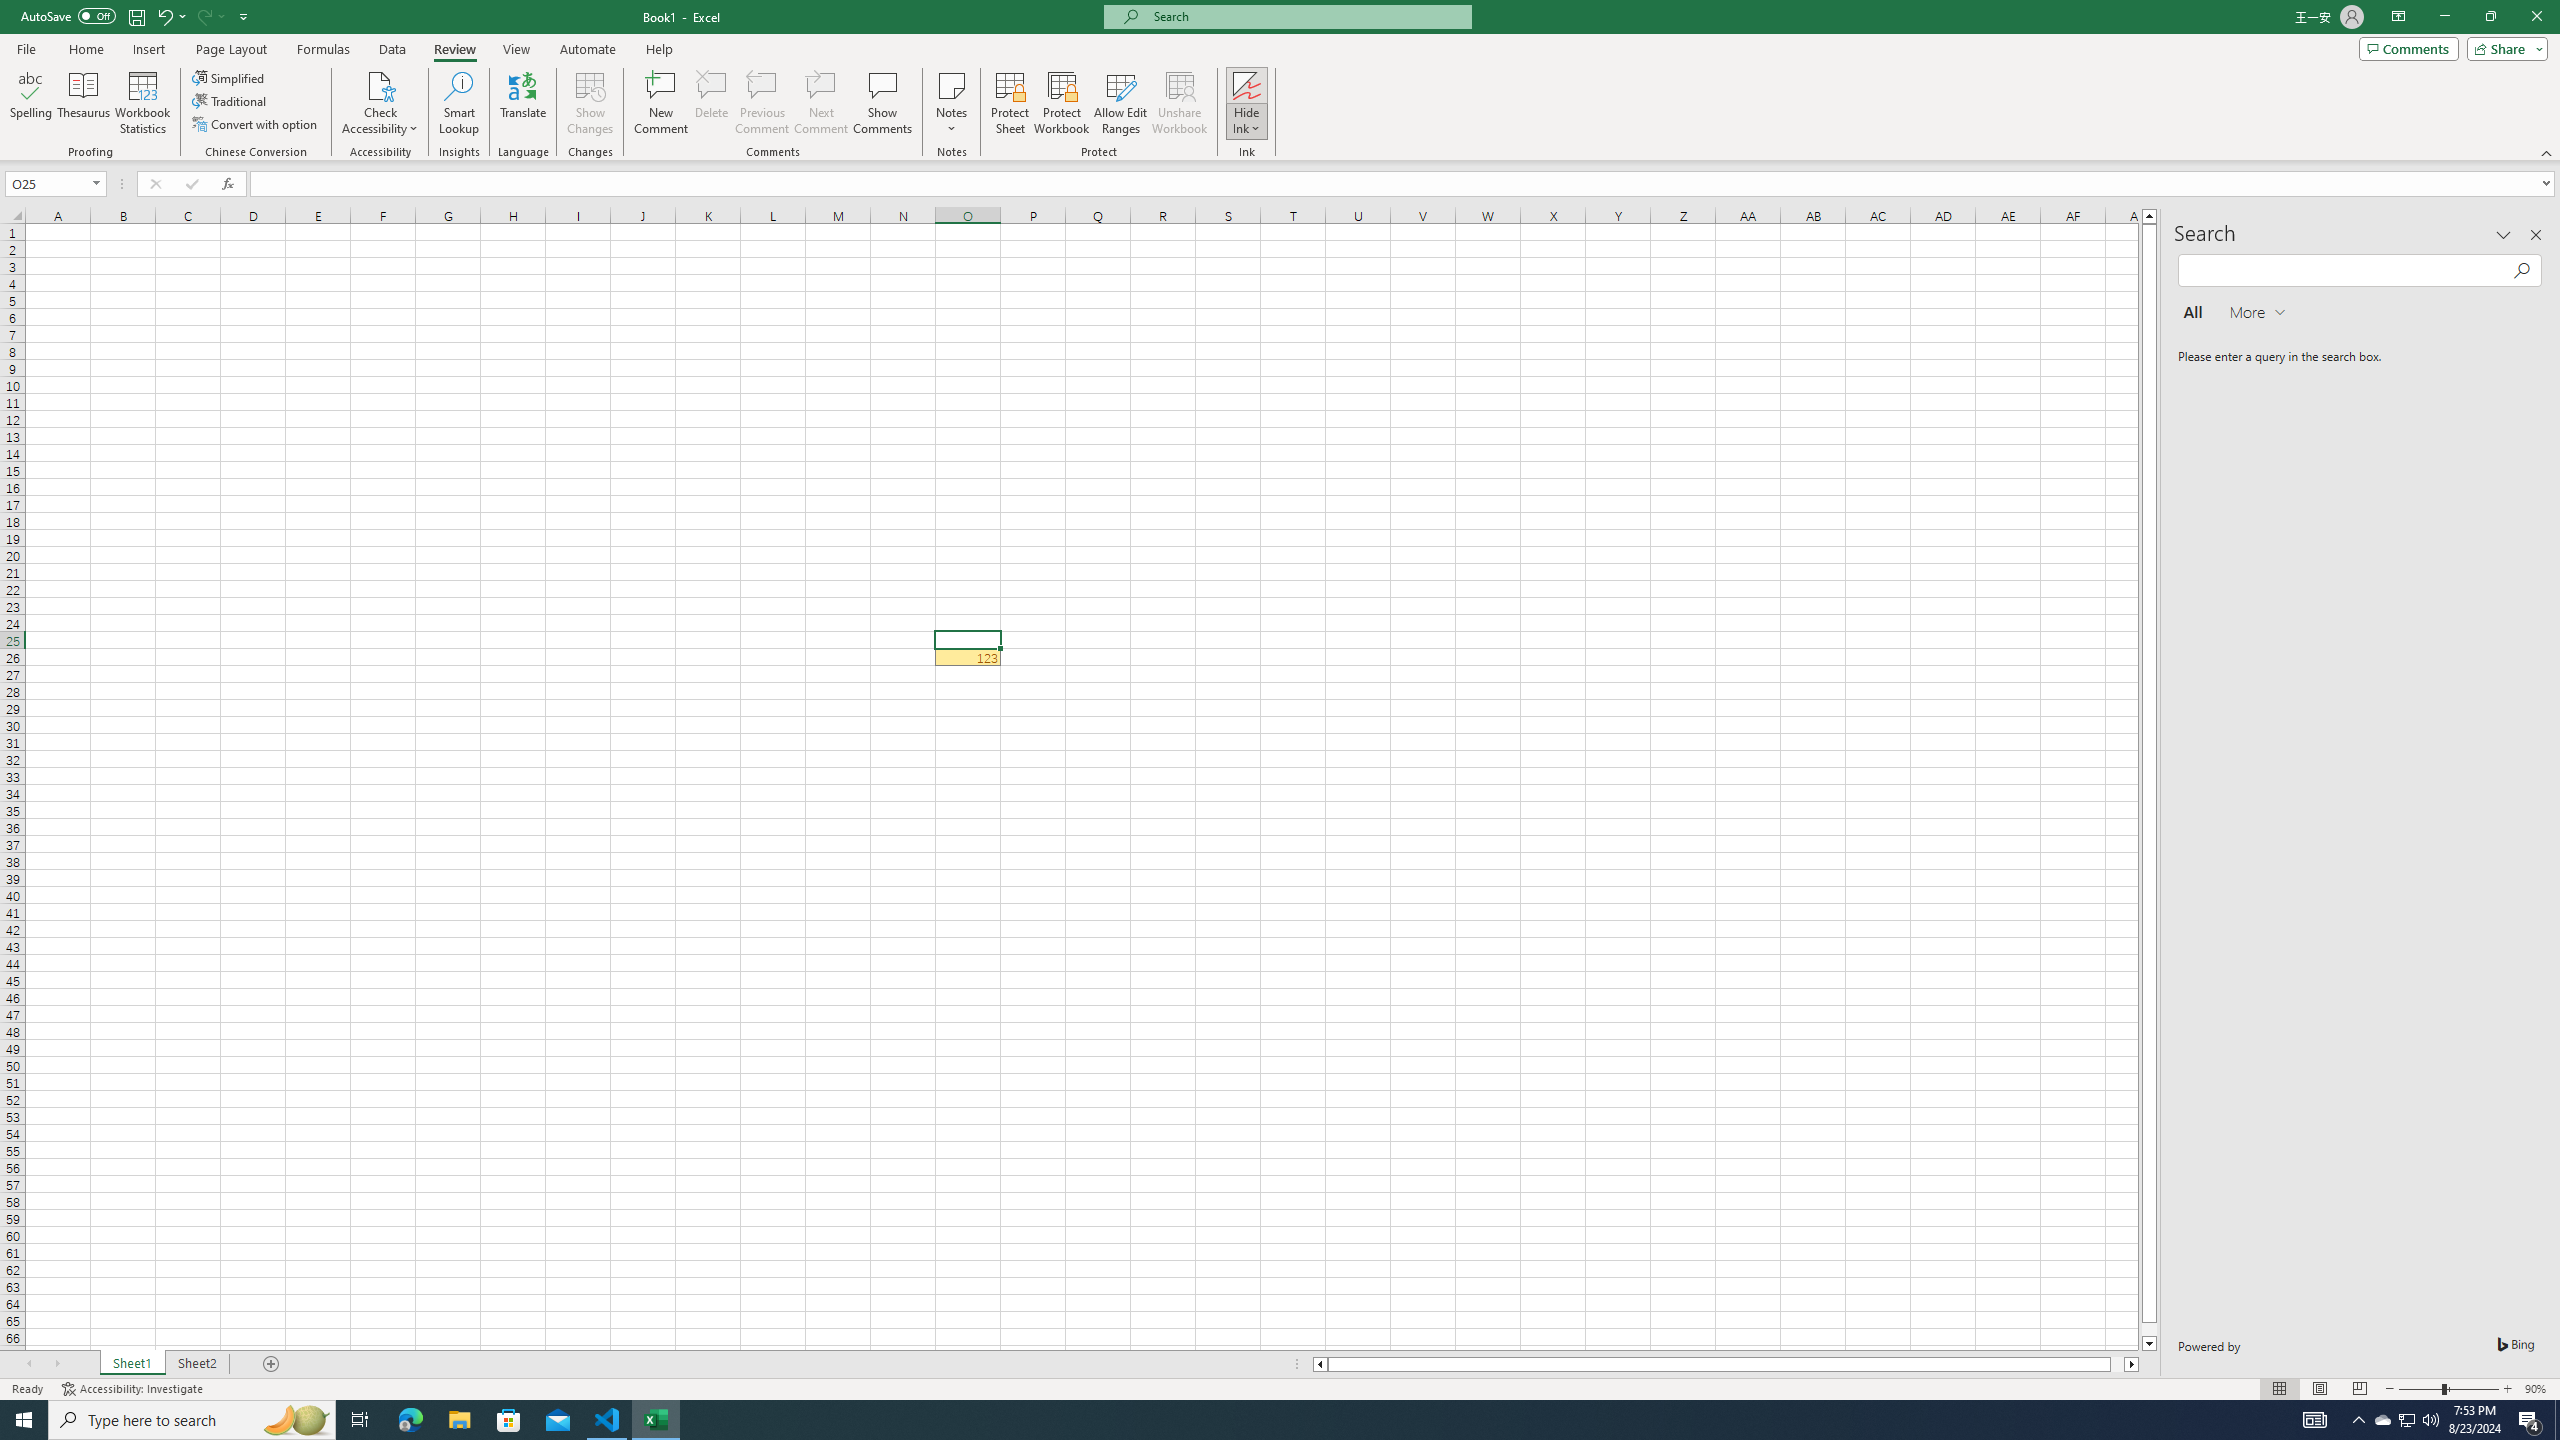 The width and height of the screenshot is (2560, 1440). I want to click on 'Show Changes', so click(591, 103).